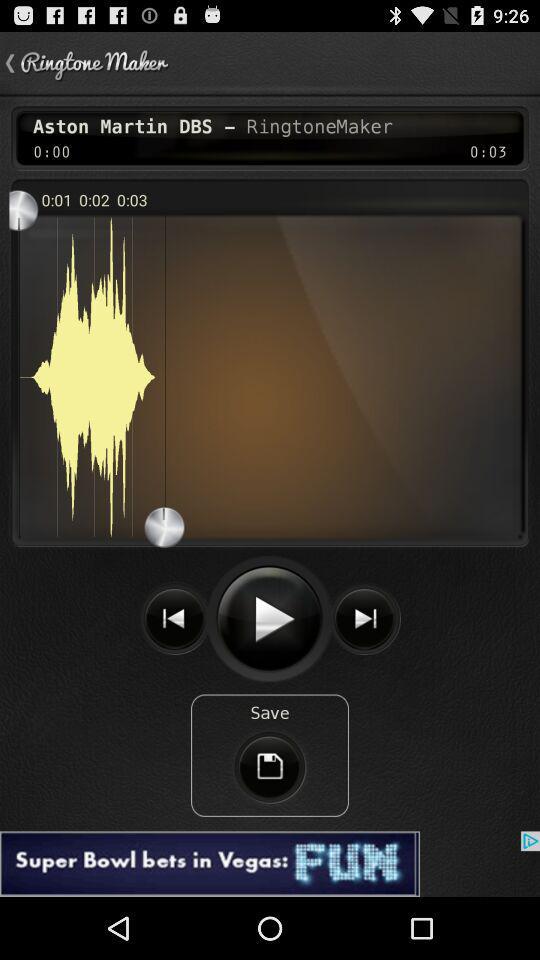  What do you see at coordinates (174, 661) in the screenshot?
I see `the skip_previous icon` at bounding box center [174, 661].